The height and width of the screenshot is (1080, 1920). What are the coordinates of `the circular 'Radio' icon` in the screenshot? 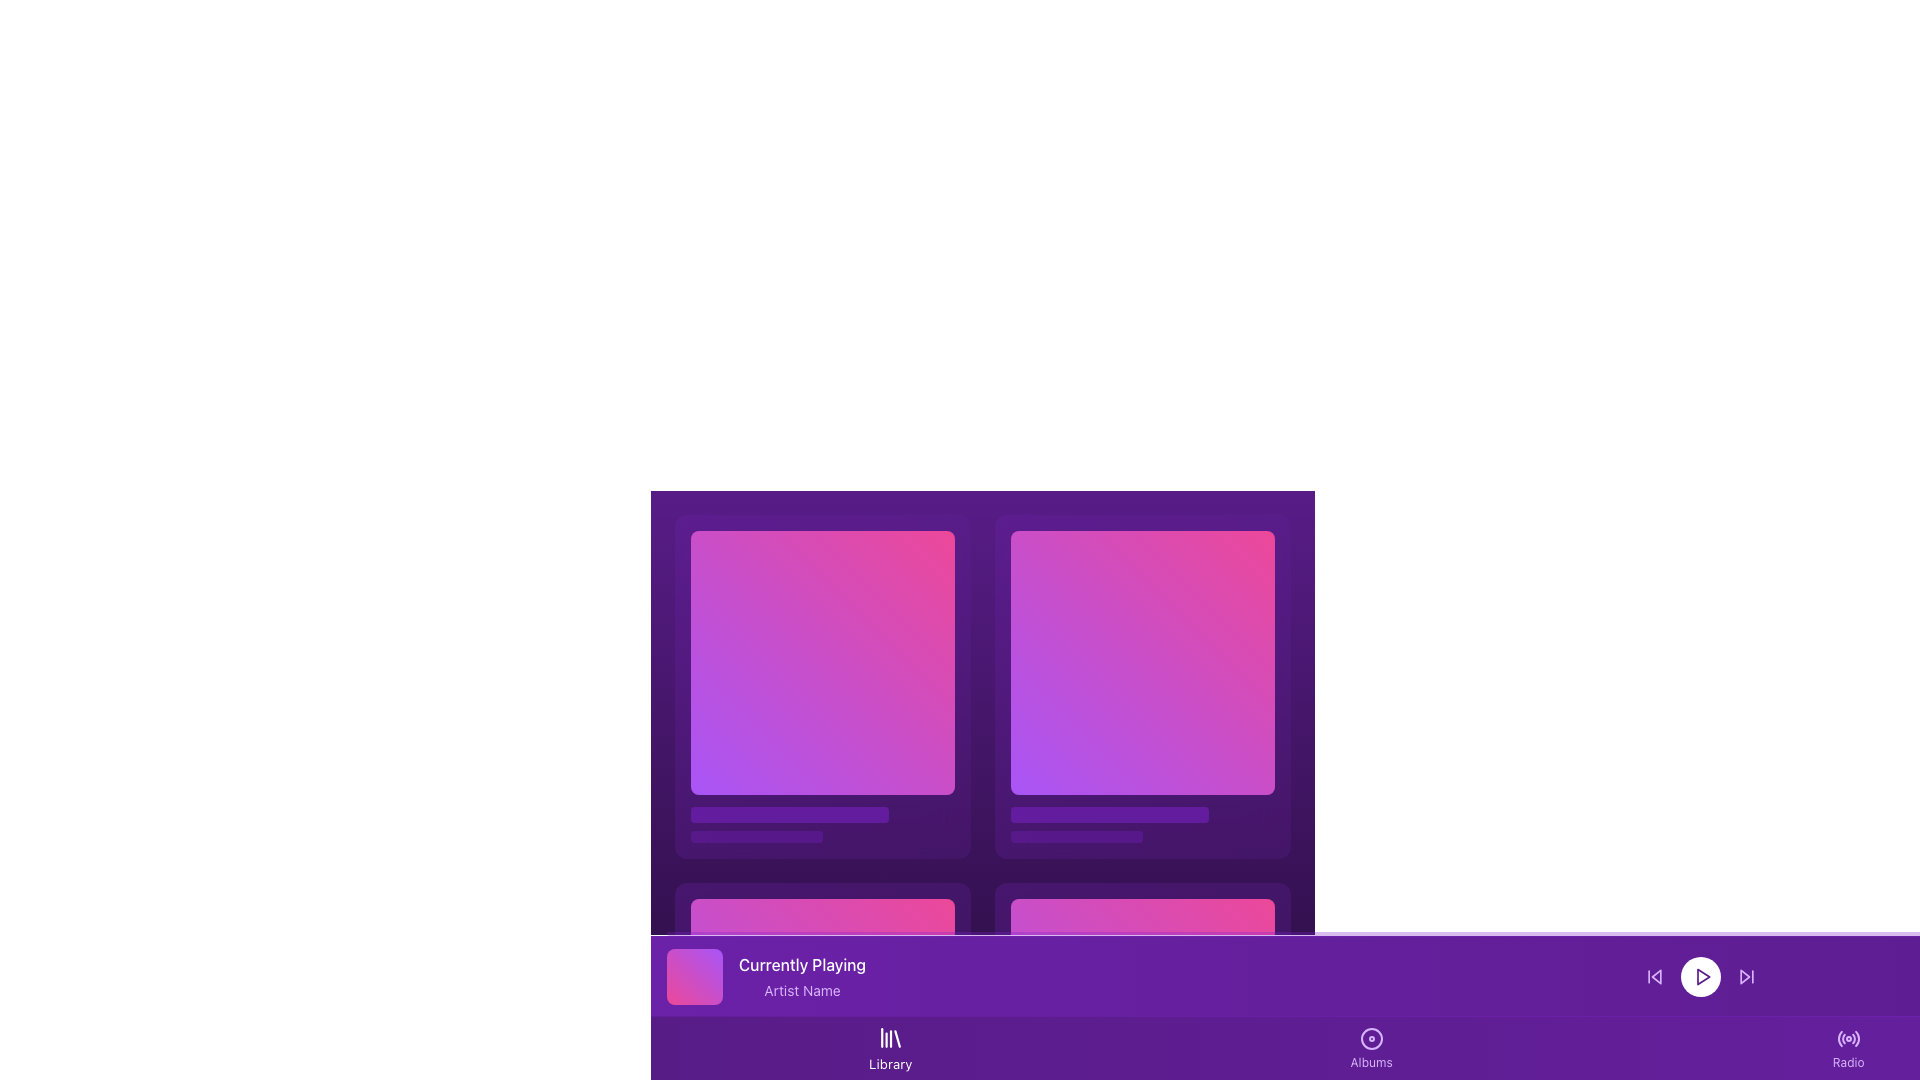 It's located at (1847, 1037).